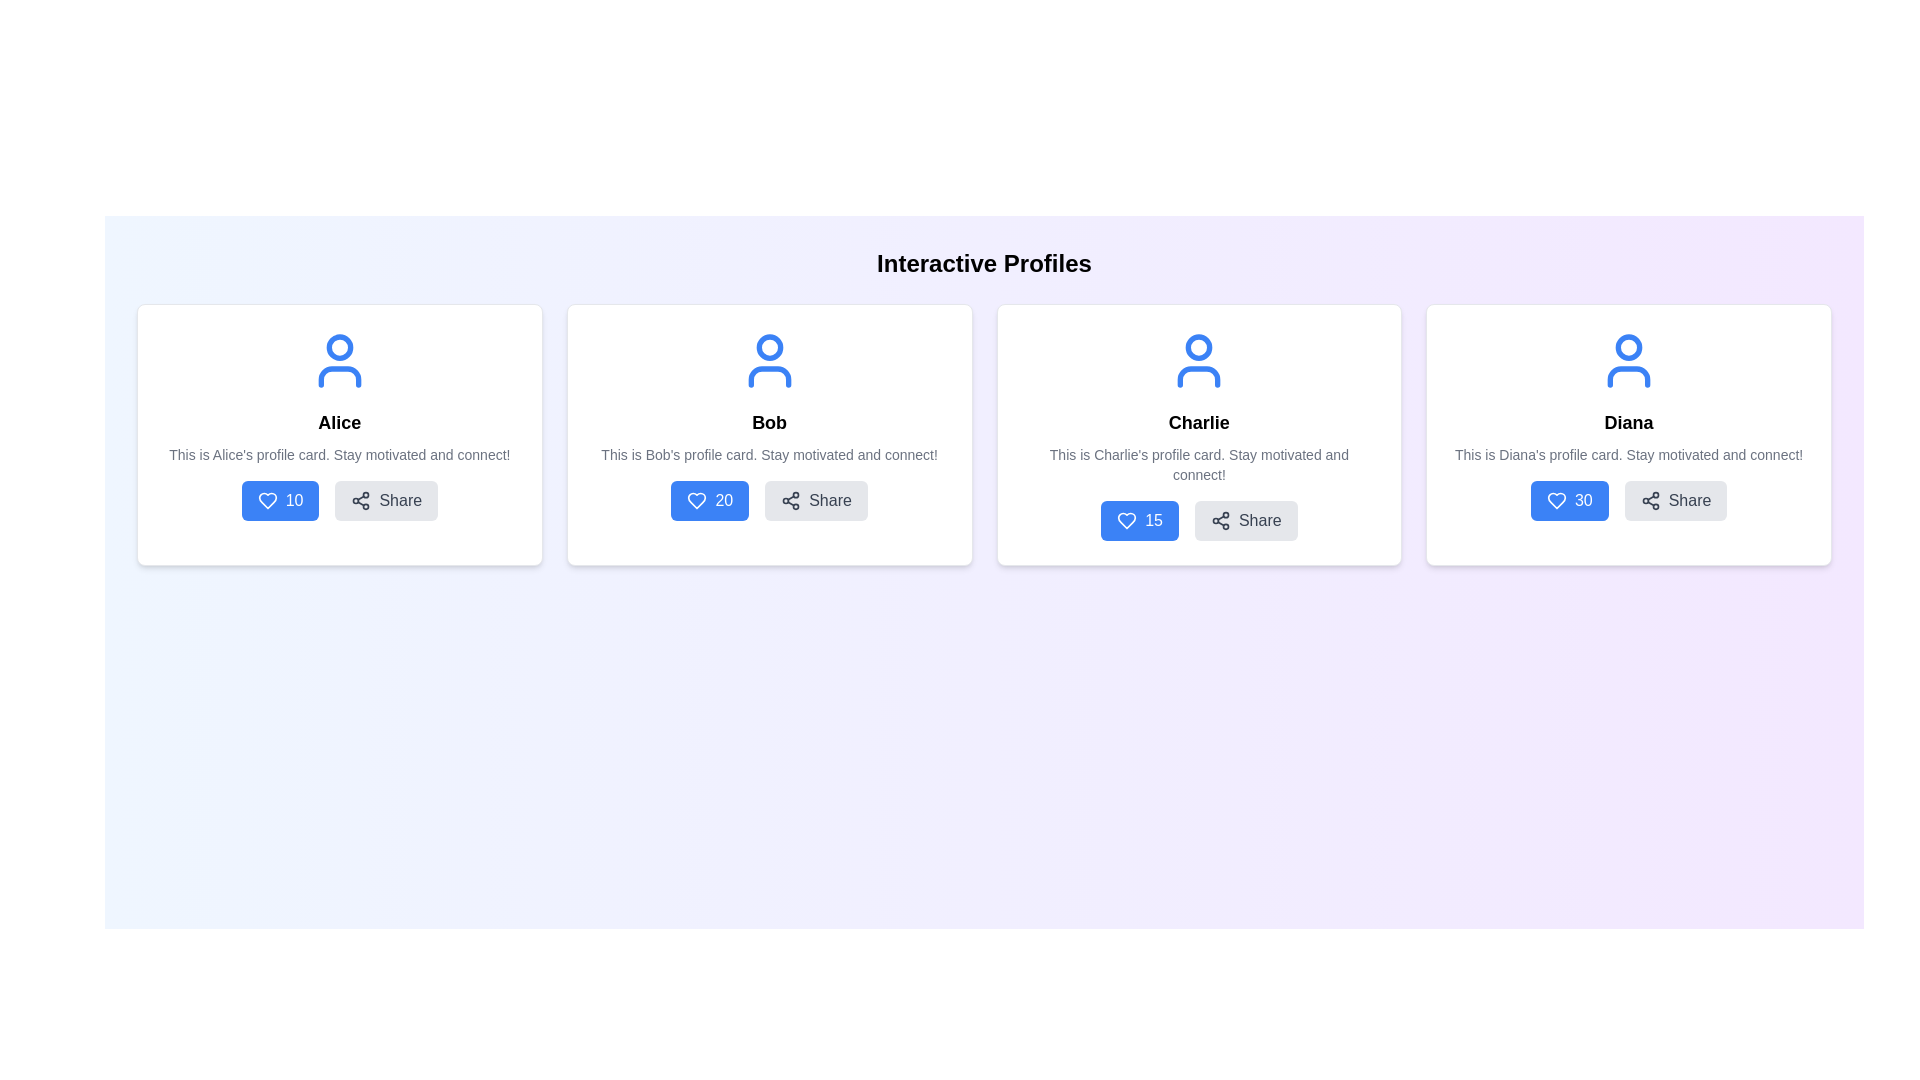 The width and height of the screenshot is (1920, 1080). Describe the element at coordinates (1199, 346) in the screenshot. I see `the circular graphical component within the SVG profile icon for the profile labeled 'Charlie', located at the top center of the card` at that location.